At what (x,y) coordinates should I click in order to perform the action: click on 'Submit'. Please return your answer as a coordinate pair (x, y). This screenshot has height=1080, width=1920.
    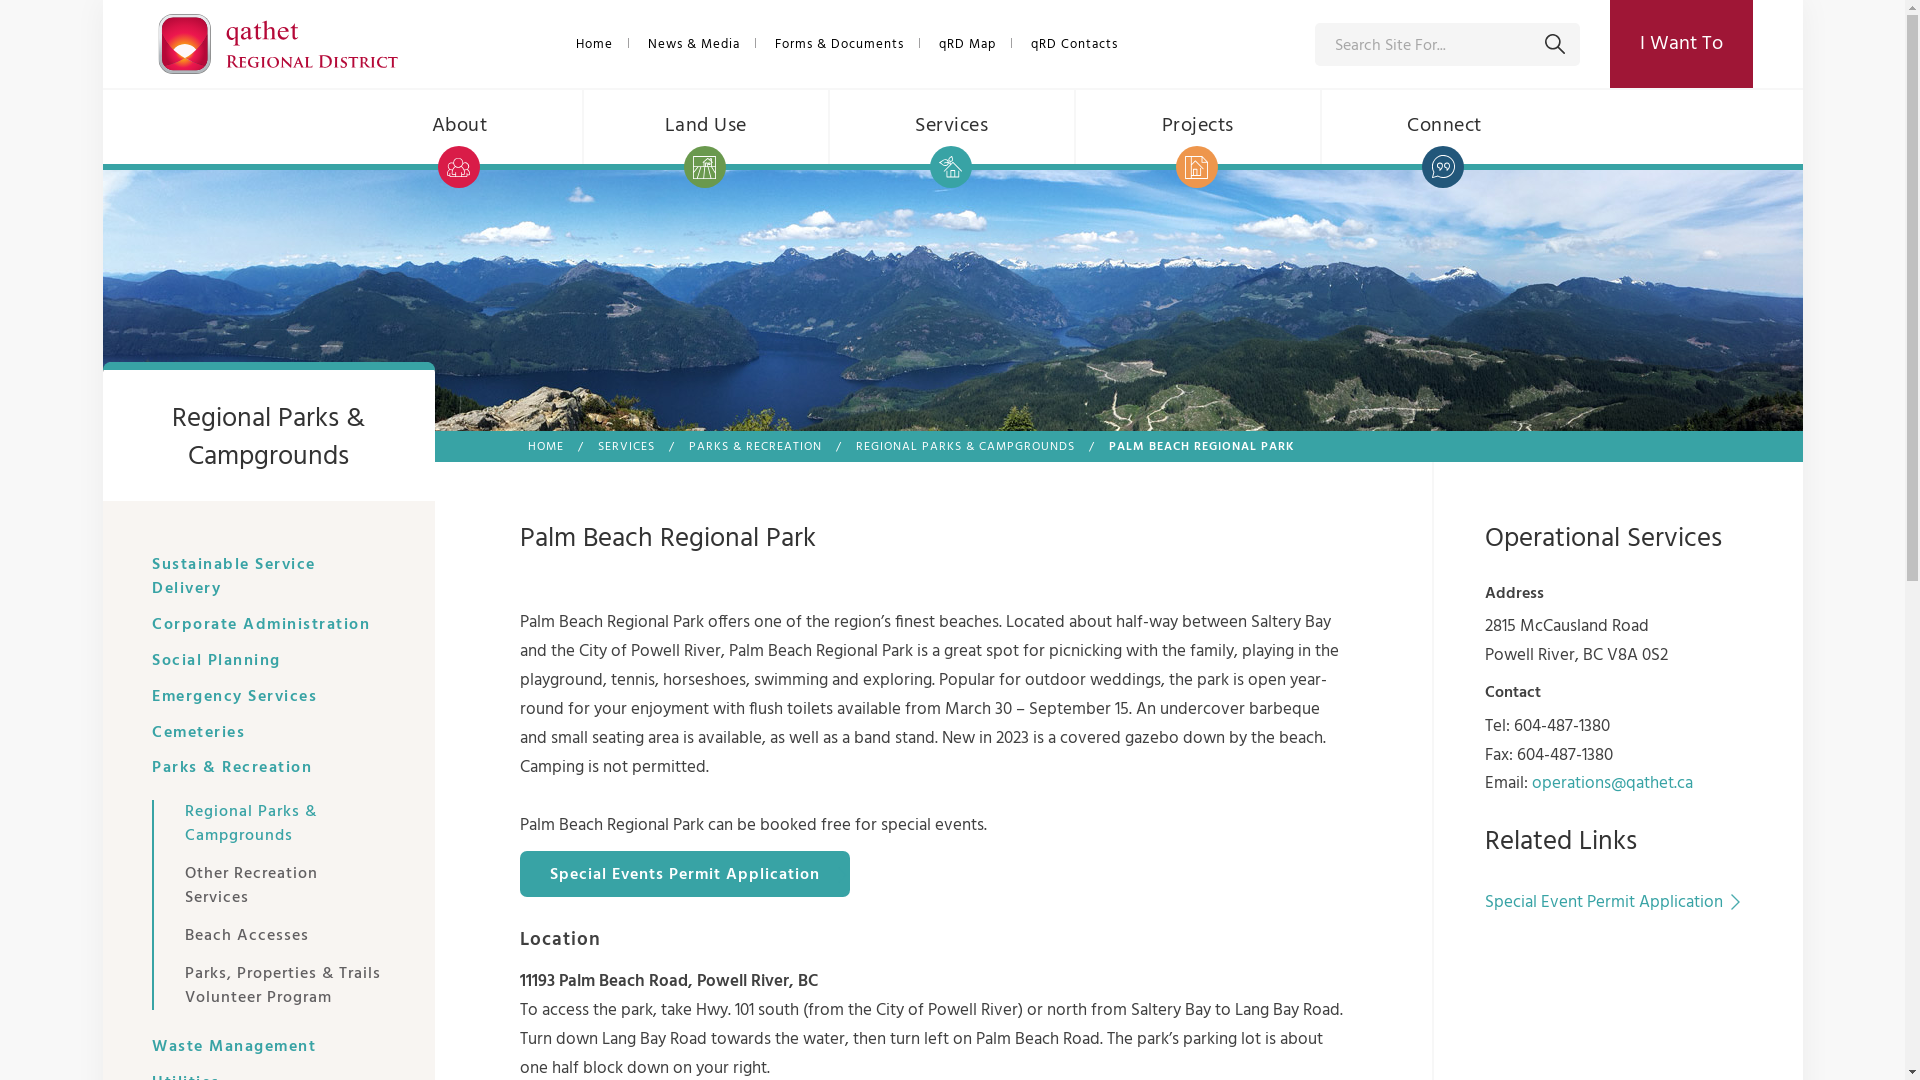
    Looking at the image, I should click on (1554, 43).